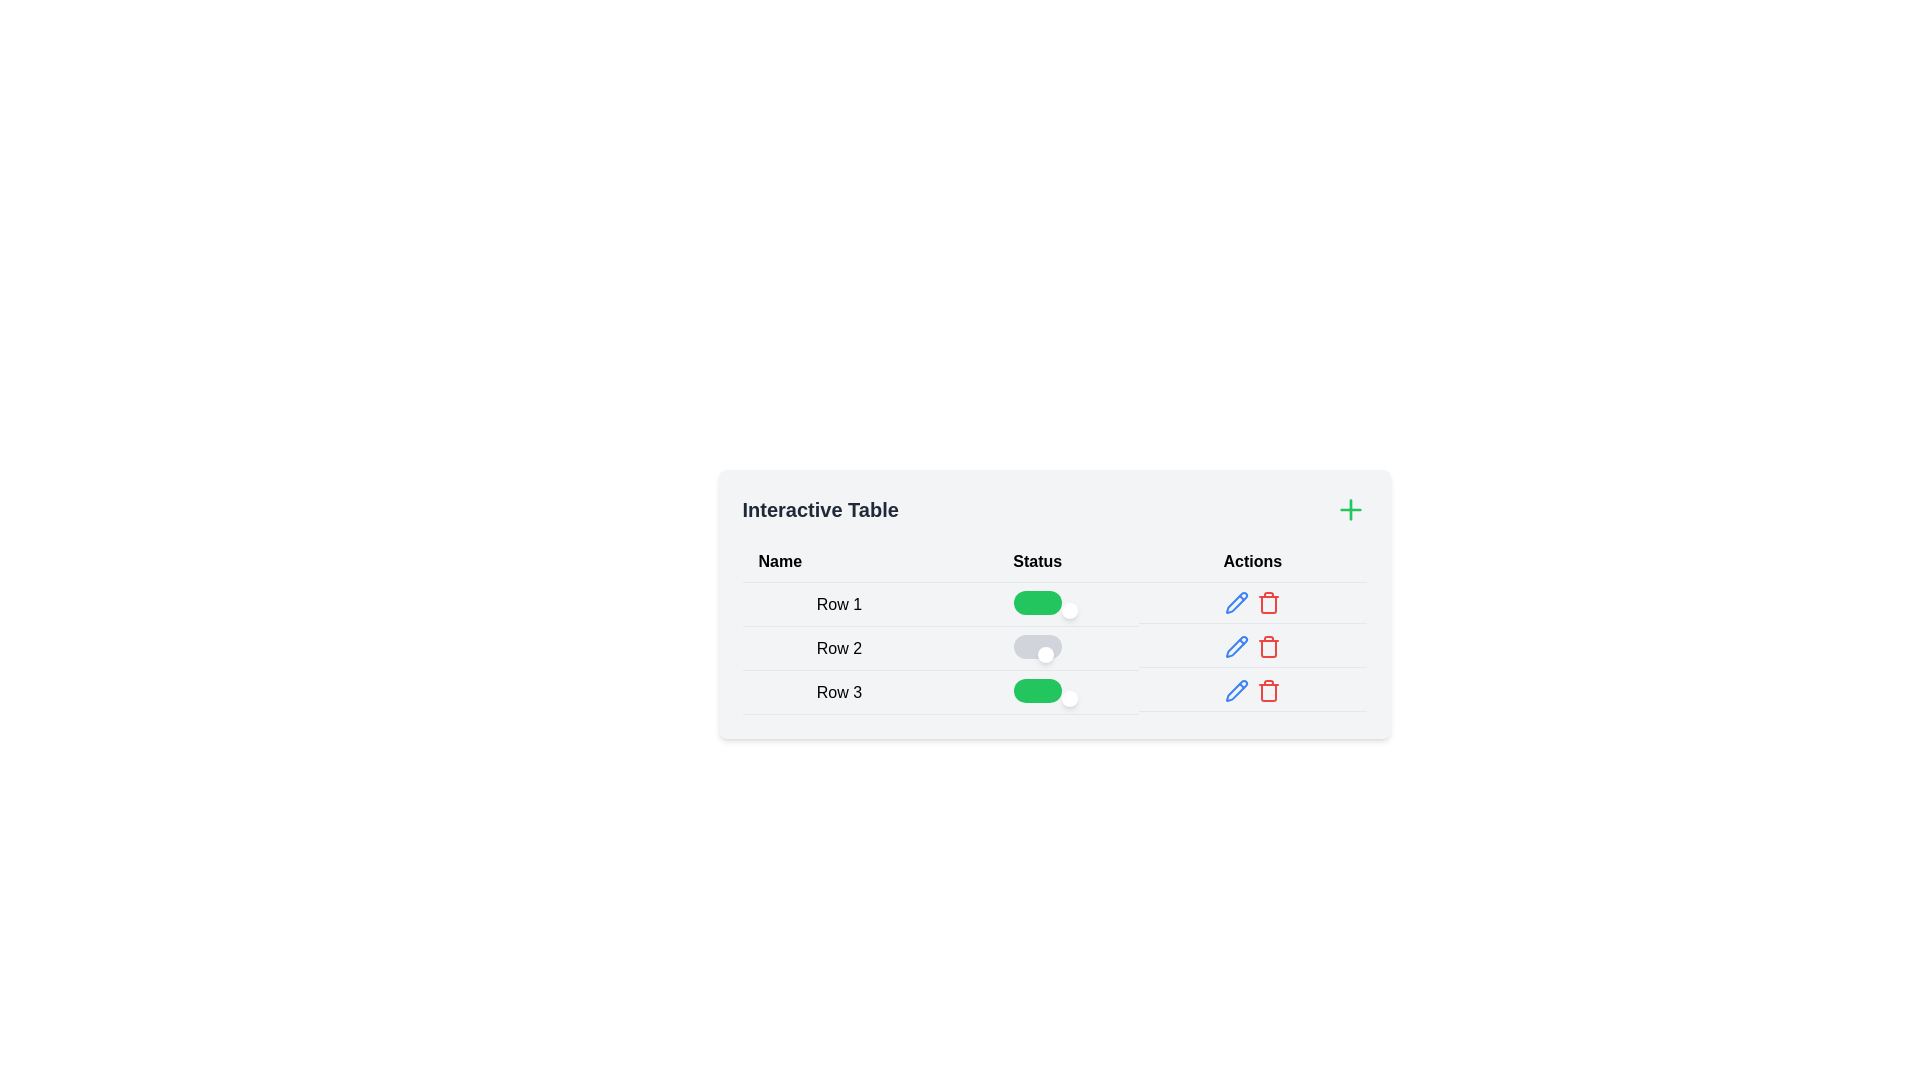  What do you see at coordinates (1267, 601) in the screenshot?
I see `the trashcan icon in the Actions column of the first row of the table` at bounding box center [1267, 601].